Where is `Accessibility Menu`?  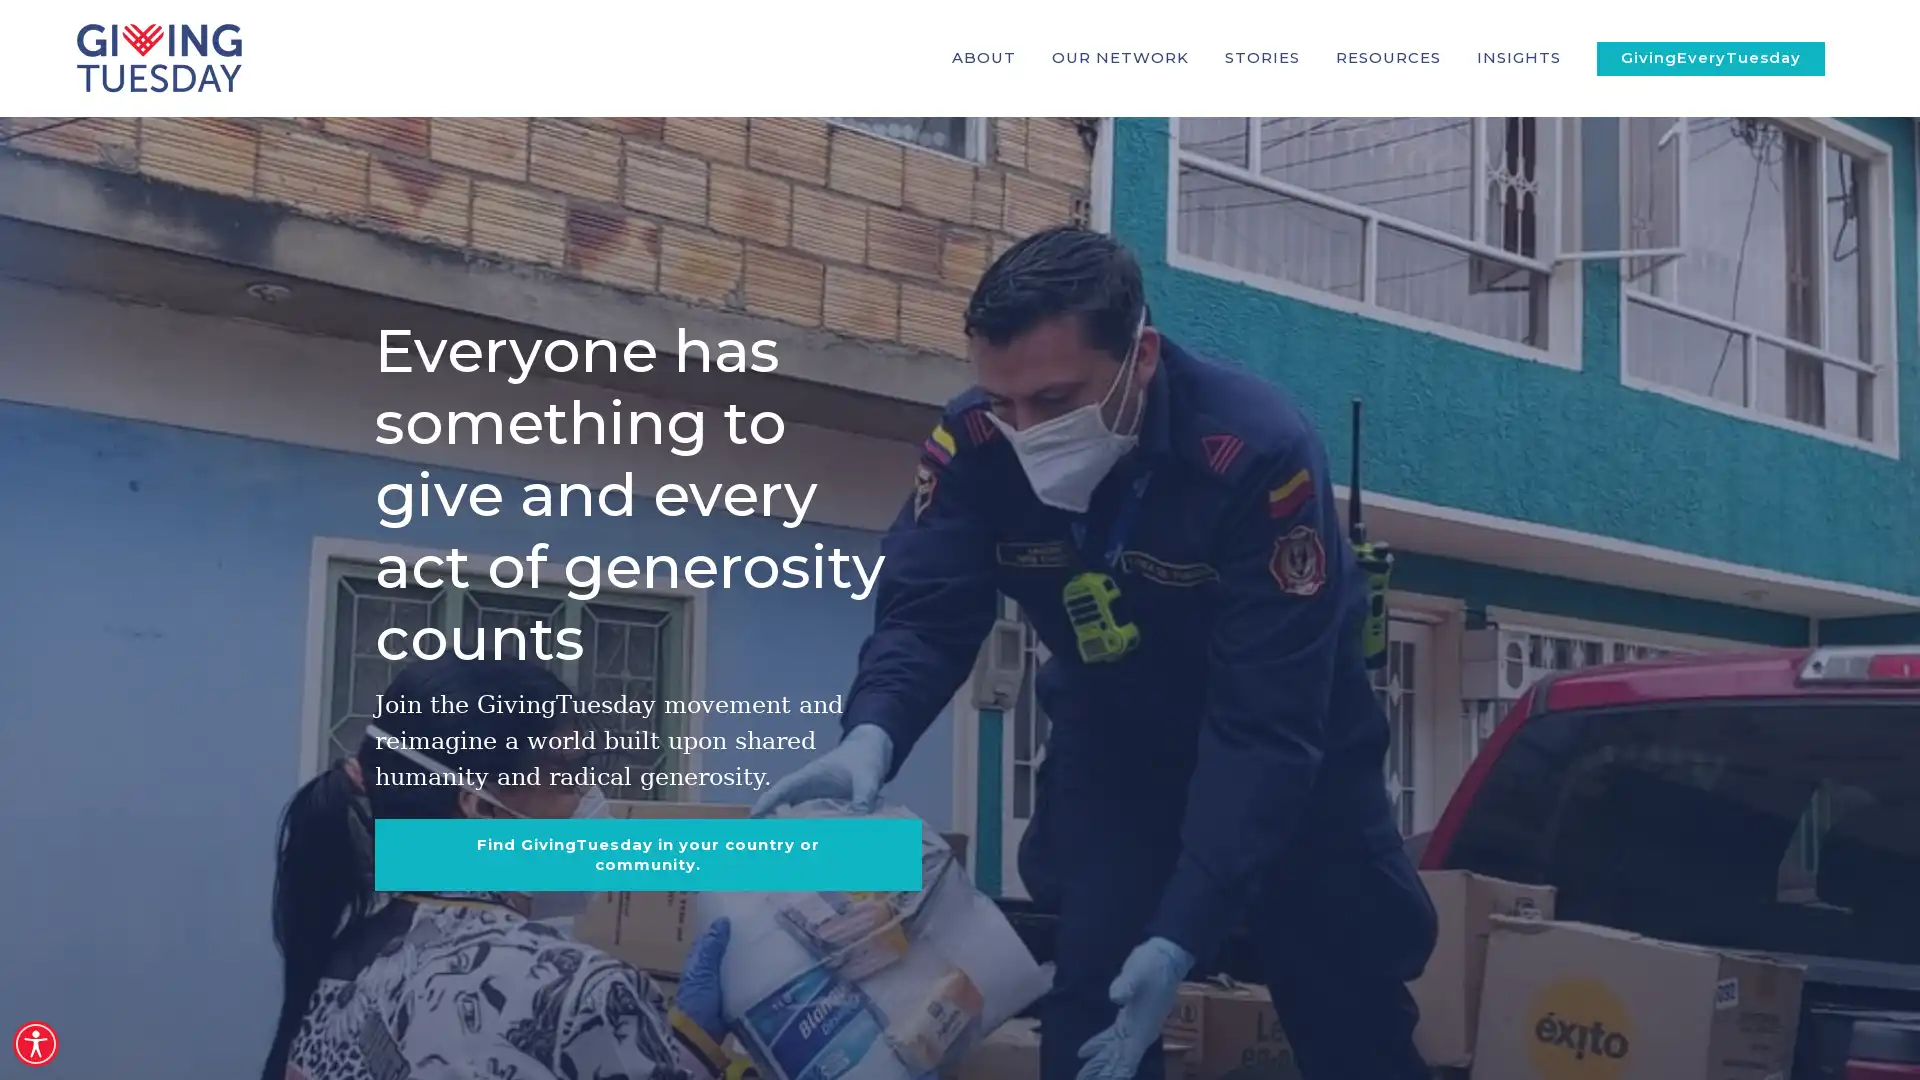
Accessibility Menu is located at coordinates (35, 1043).